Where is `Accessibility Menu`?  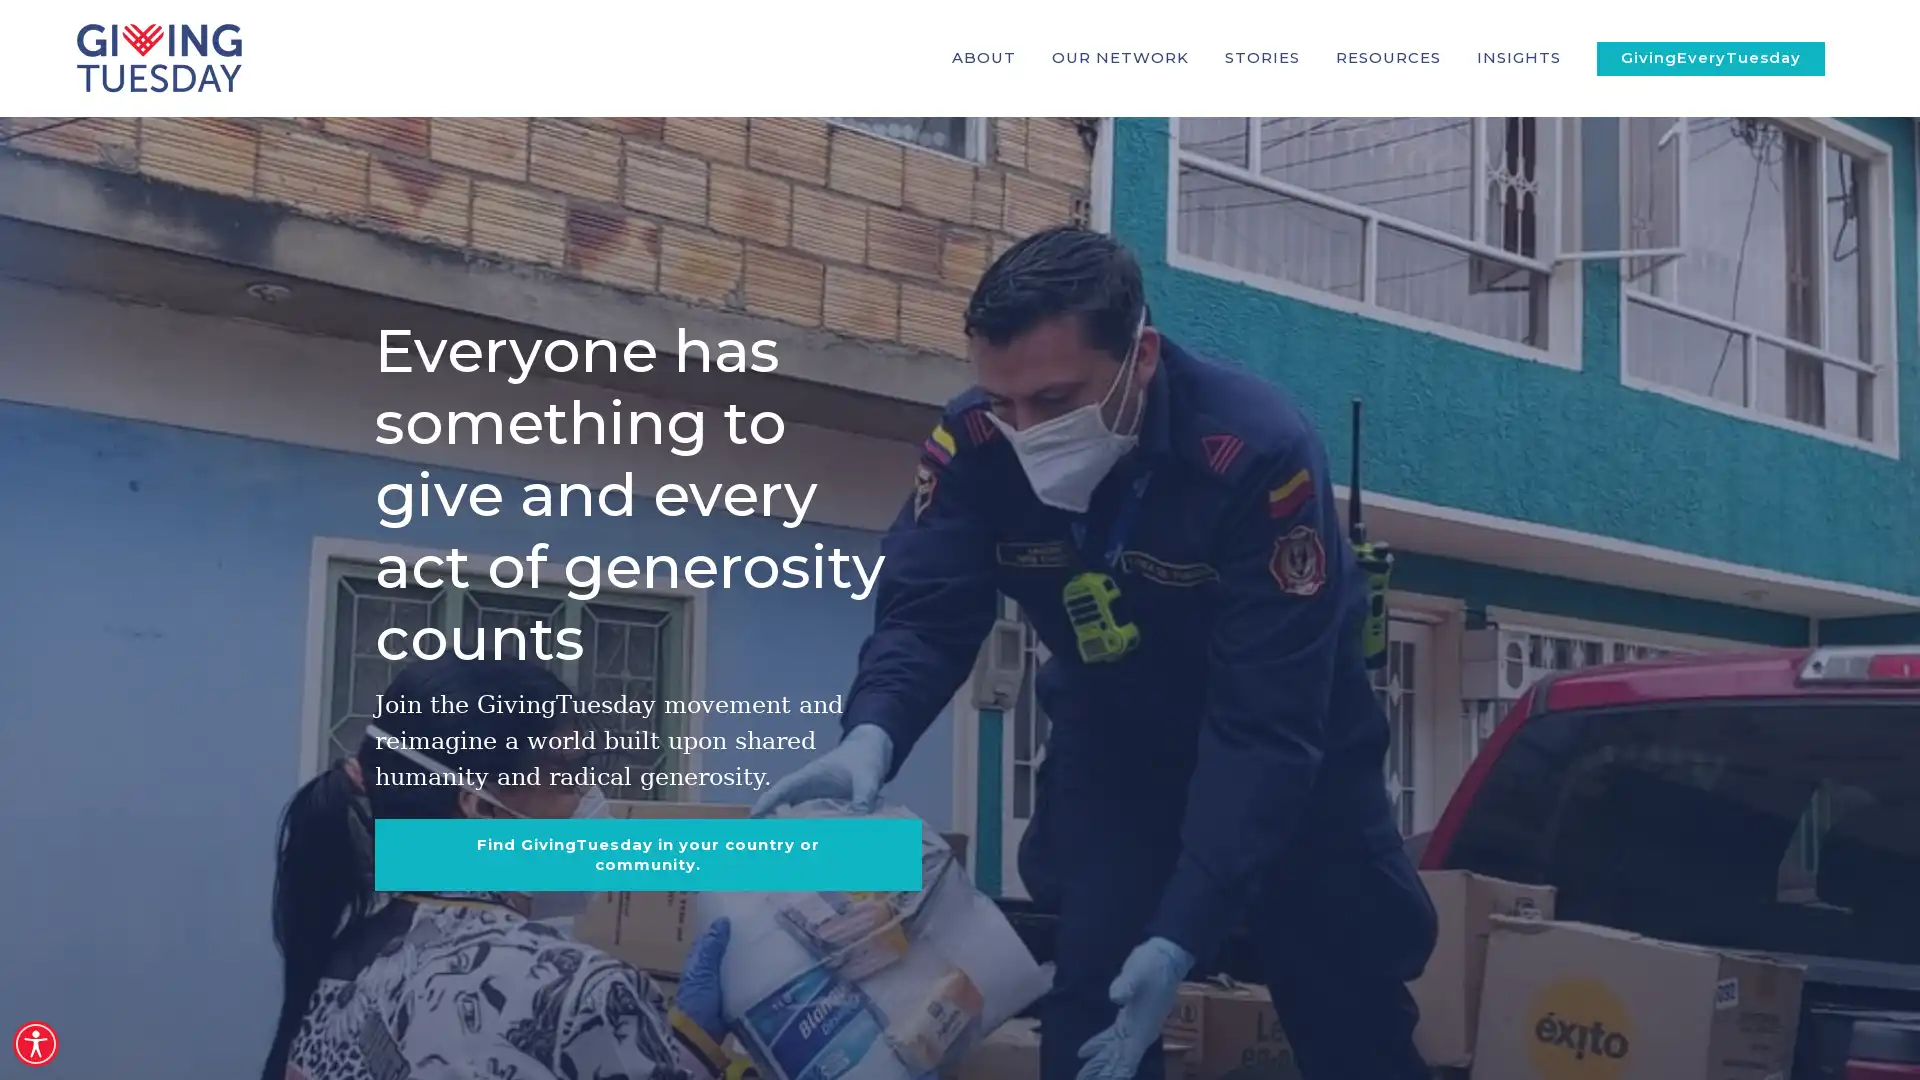
Accessibility Menu is located at coordinates (35, 1043).